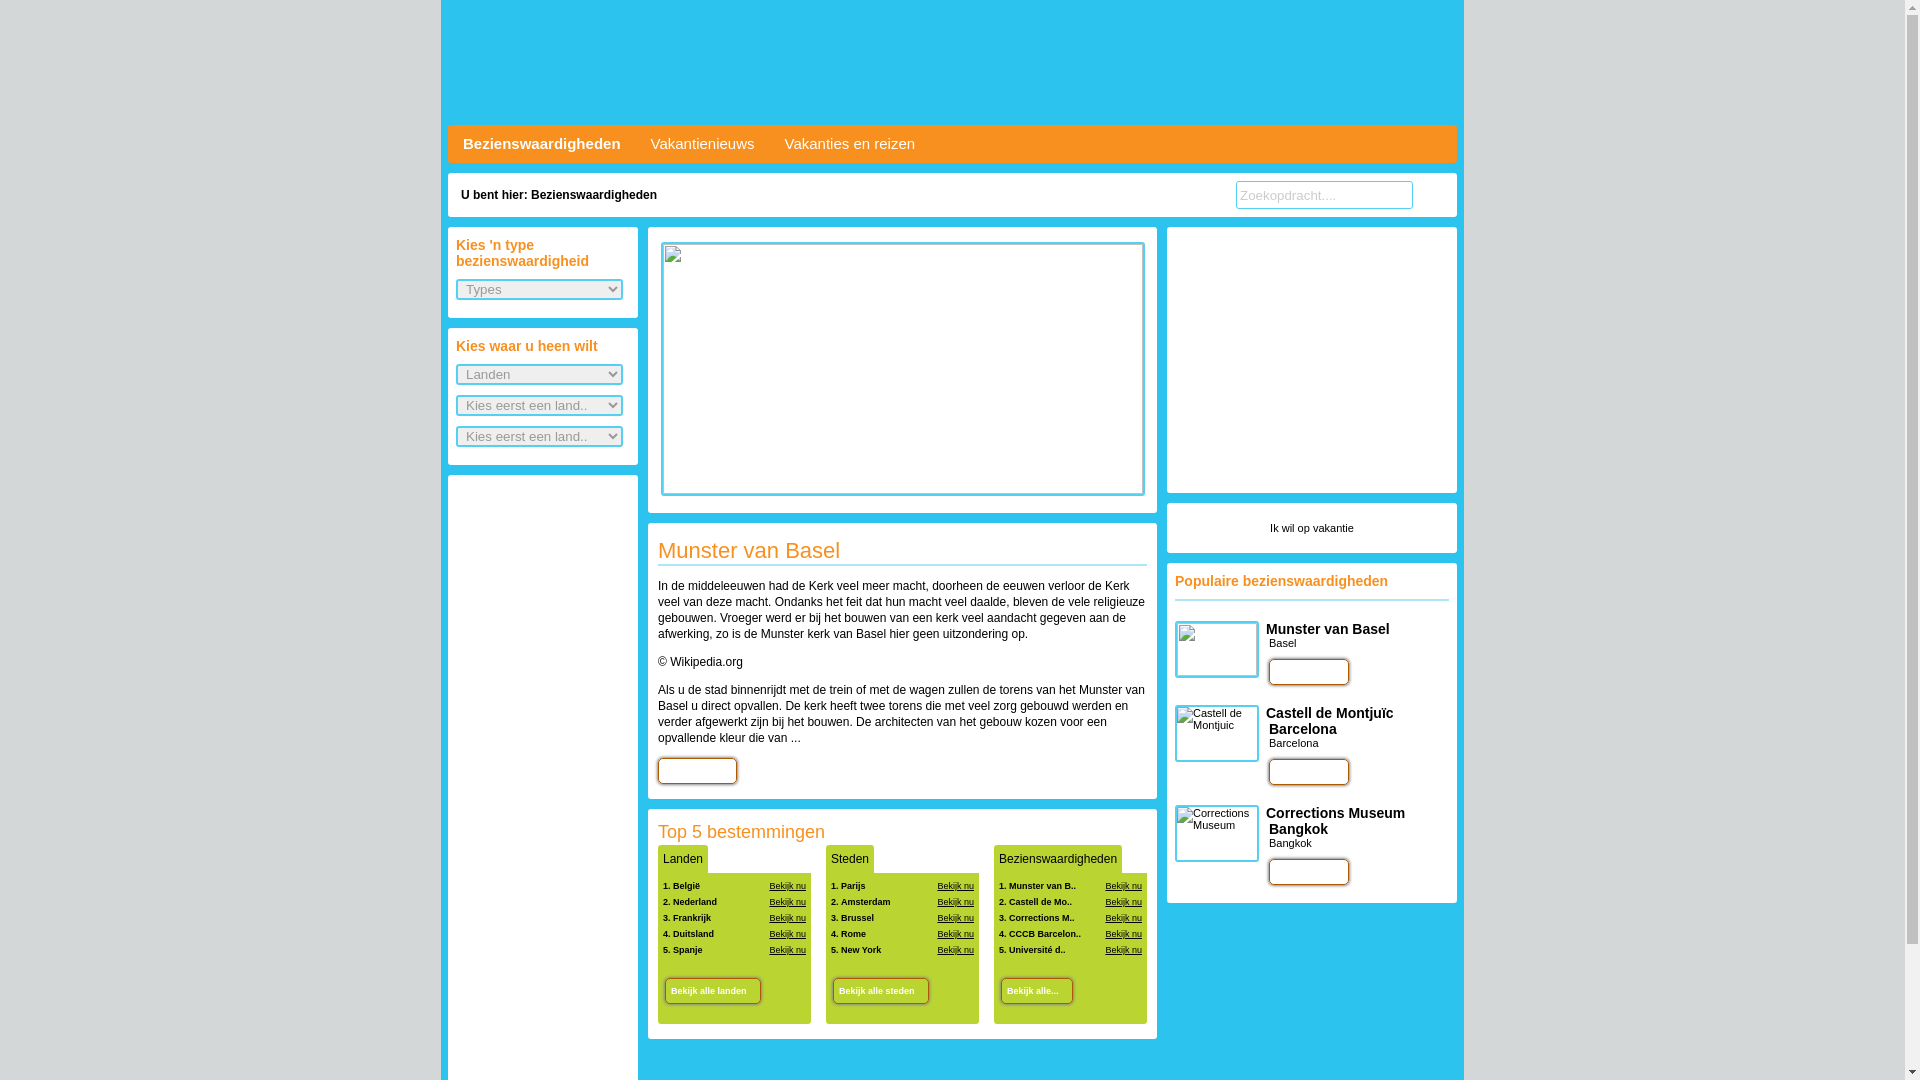 The height and width of the screenshot is (1080, 1920). What do you see at coordinates (713, 991) in the screenshot?
I see `'Bekijk alle landen'` at bounding box center [713, 991].